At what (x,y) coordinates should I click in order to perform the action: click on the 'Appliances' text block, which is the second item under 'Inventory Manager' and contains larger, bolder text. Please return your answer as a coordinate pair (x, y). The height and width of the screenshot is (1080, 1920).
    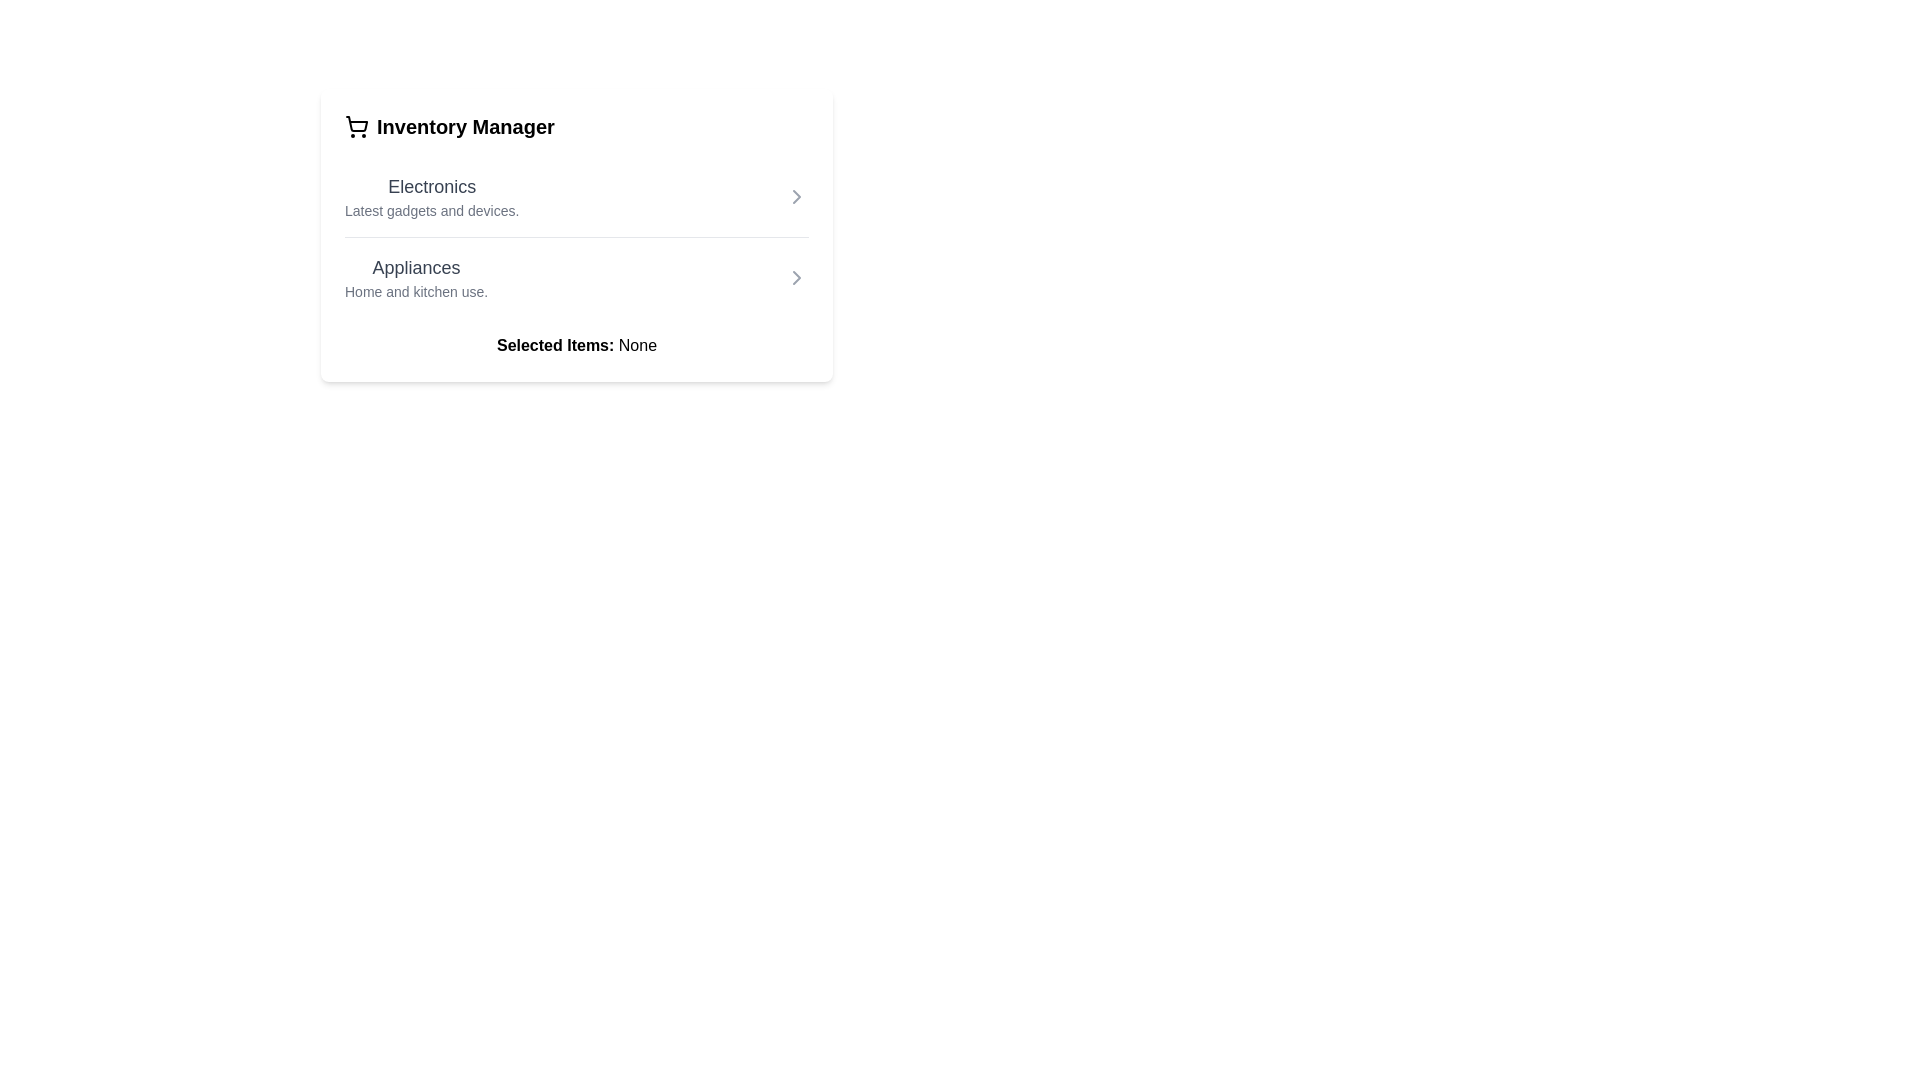
    Looking at the image, I should click on (415, 277).